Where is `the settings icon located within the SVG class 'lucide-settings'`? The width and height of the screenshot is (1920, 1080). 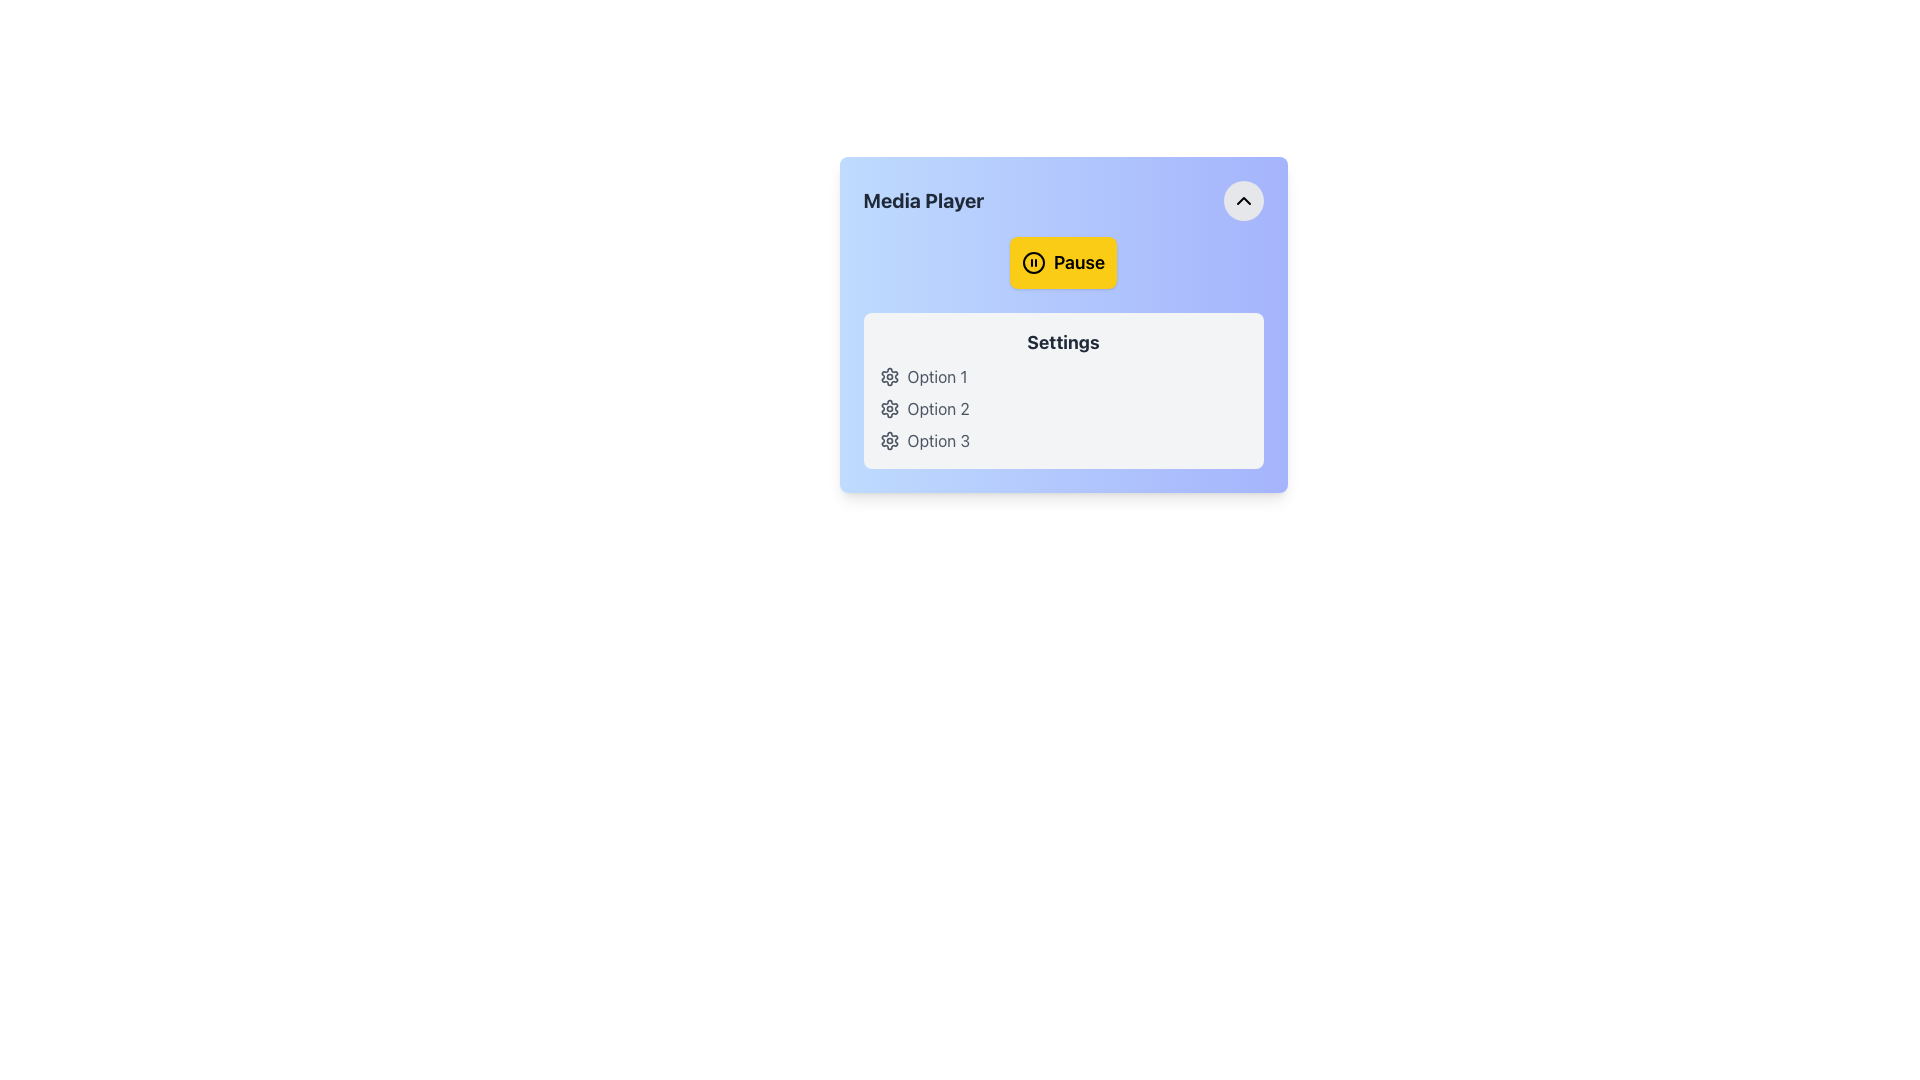 the settings icon located within the SVG class 'lucide-settings' is located at coordinates (888, 407).